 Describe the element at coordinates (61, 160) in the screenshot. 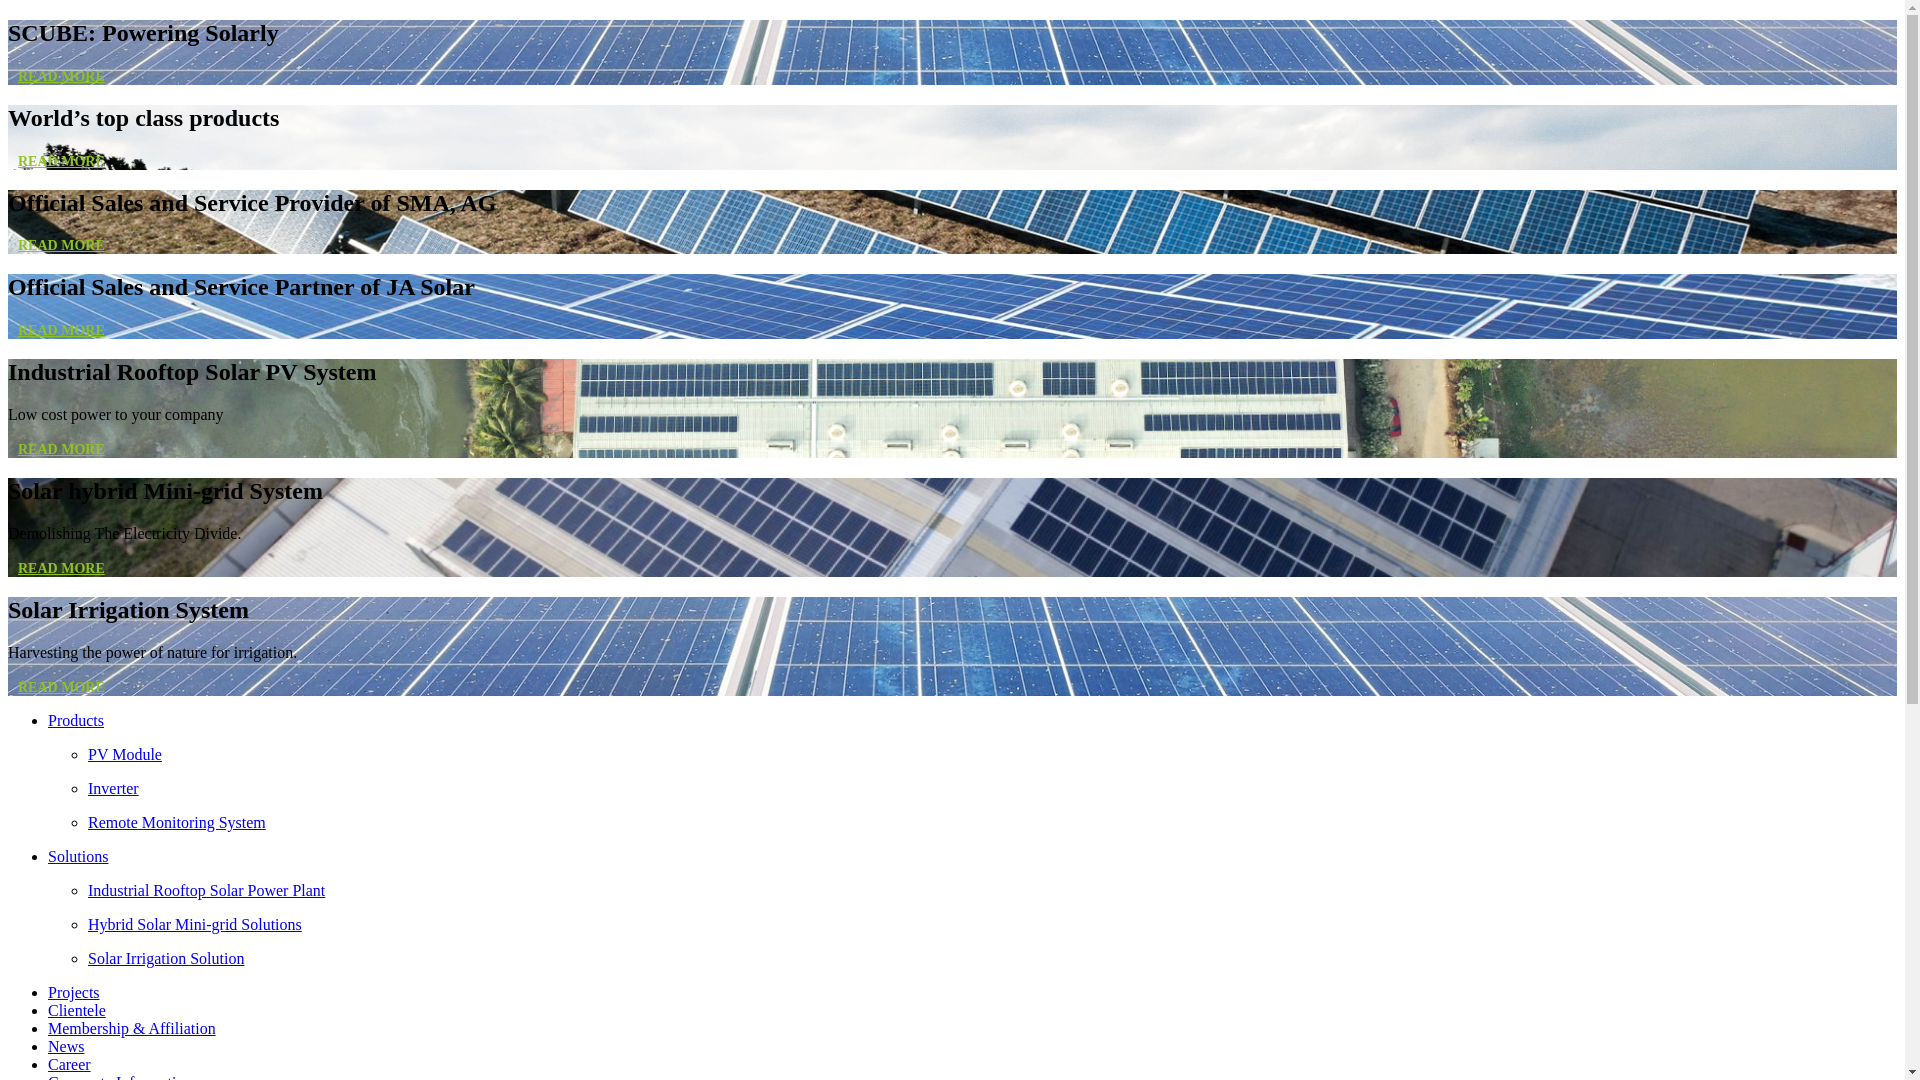

I see `'READ MORE'` at that location.